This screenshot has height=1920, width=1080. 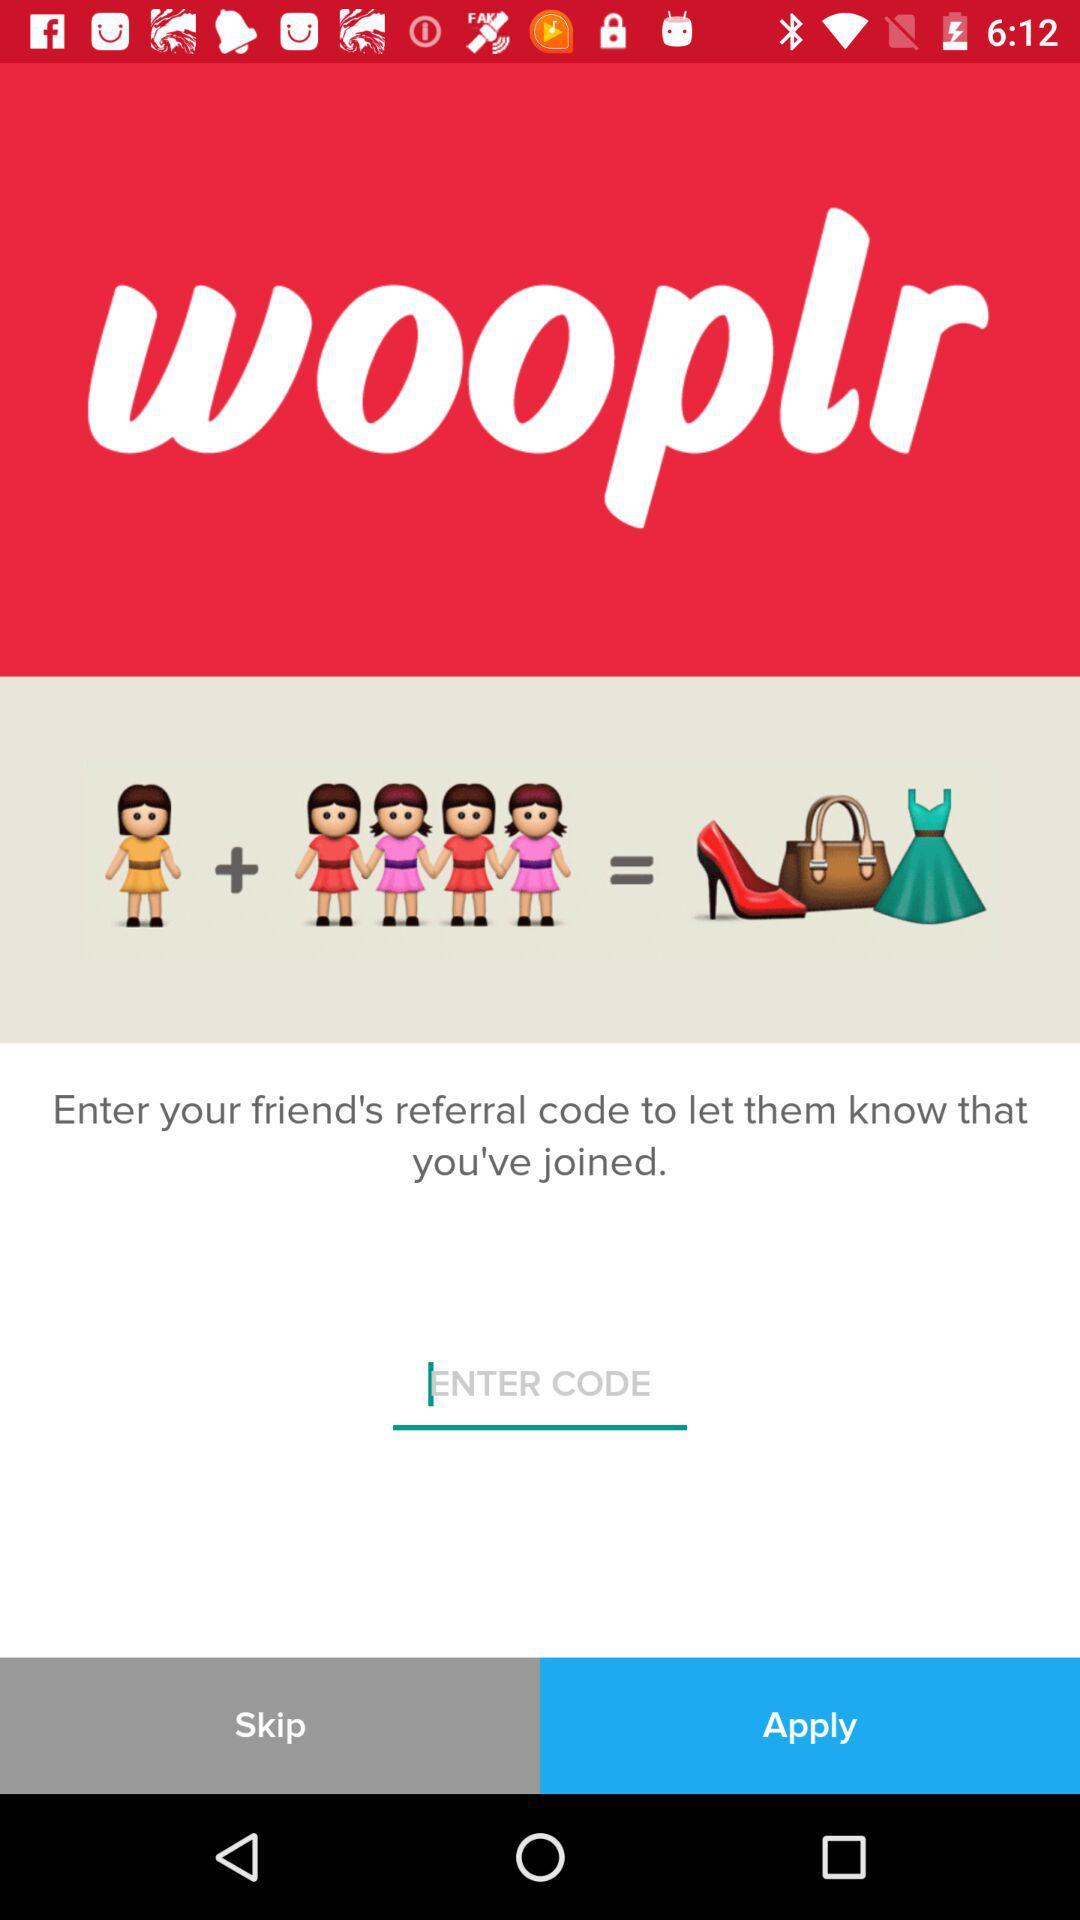 What do you see at coordinates (540, 1391) in the screenshot?
I see `type code` at bounding box center [540, 1391].